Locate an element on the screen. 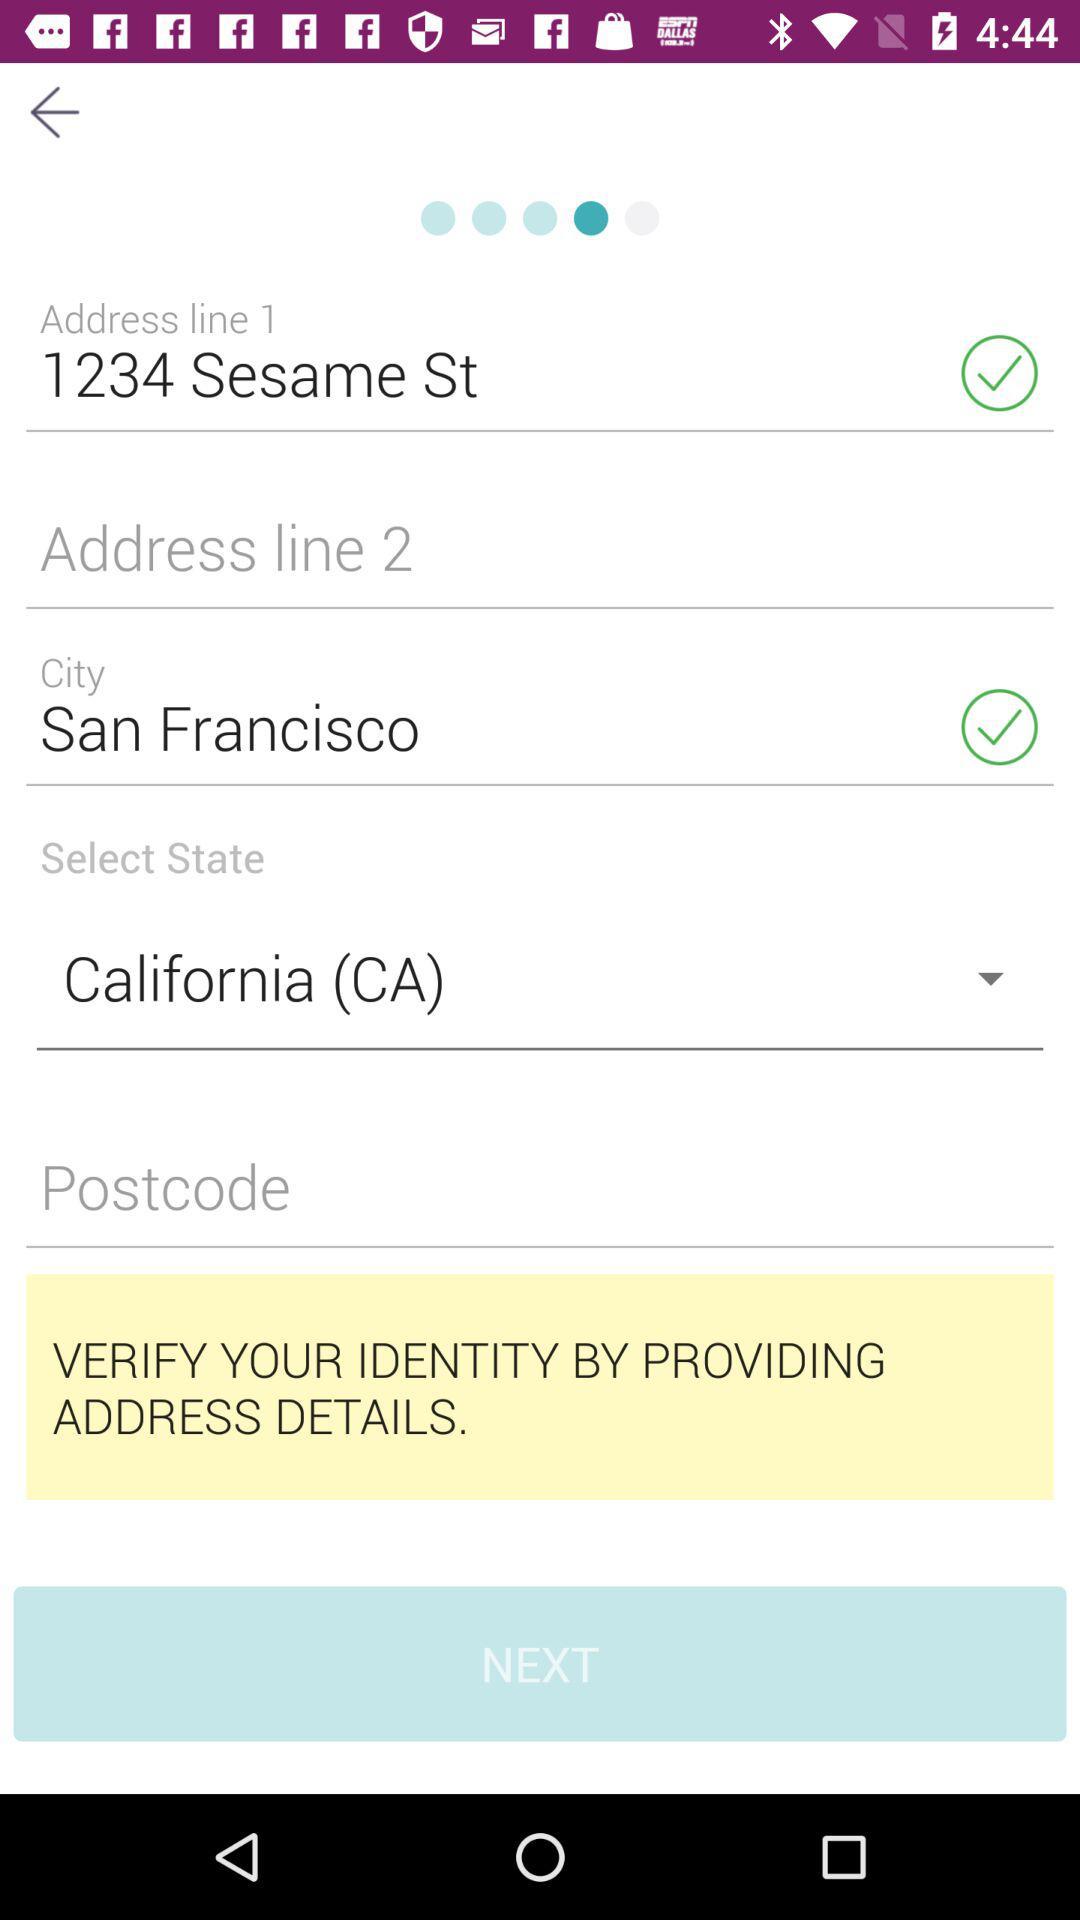 The height and width of the screenshot is (1920, 1080). postcode is located at coordinates (540, 1198).